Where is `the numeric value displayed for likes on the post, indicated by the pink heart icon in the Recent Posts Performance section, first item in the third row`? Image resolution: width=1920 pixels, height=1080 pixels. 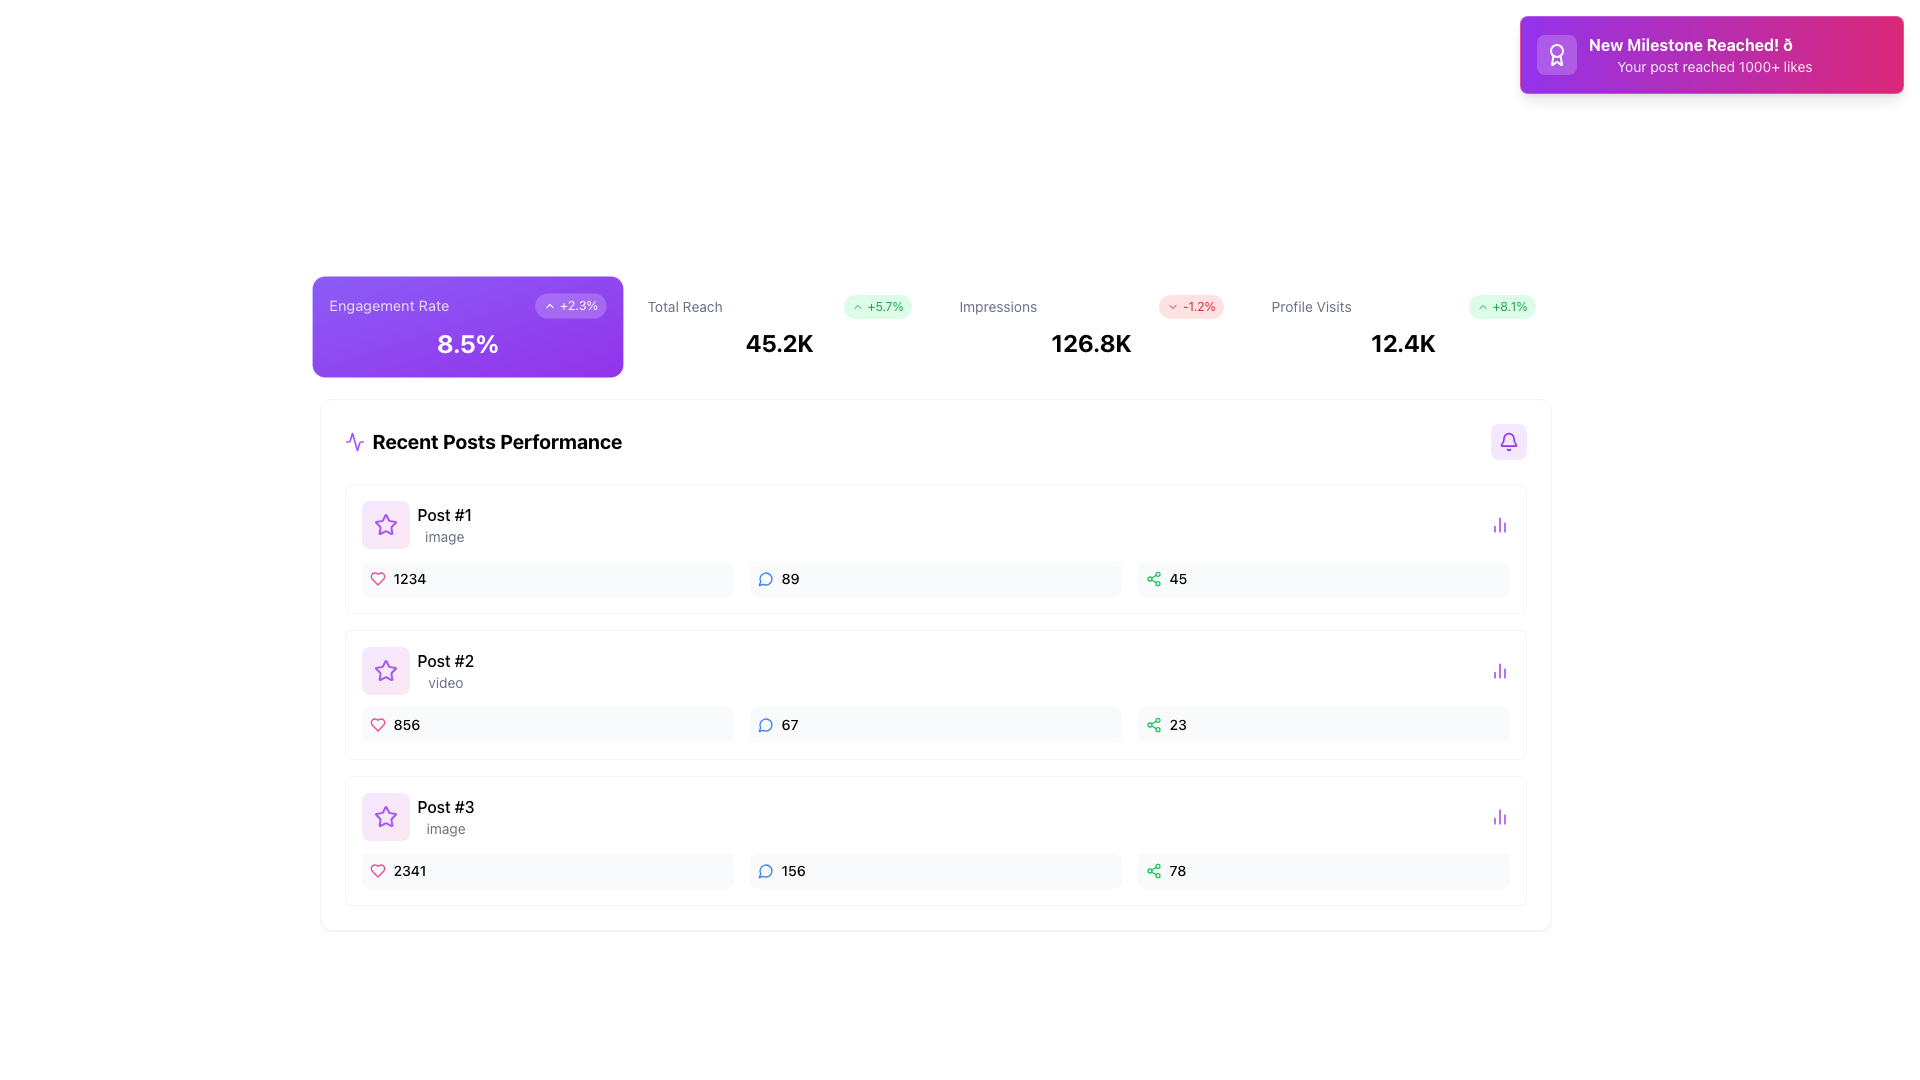
the numeric value displayed for likes on the post, indicated by the pink heart icon in the Recent Posts Performance section, first item in the third row is located at coordinates (547, 870).